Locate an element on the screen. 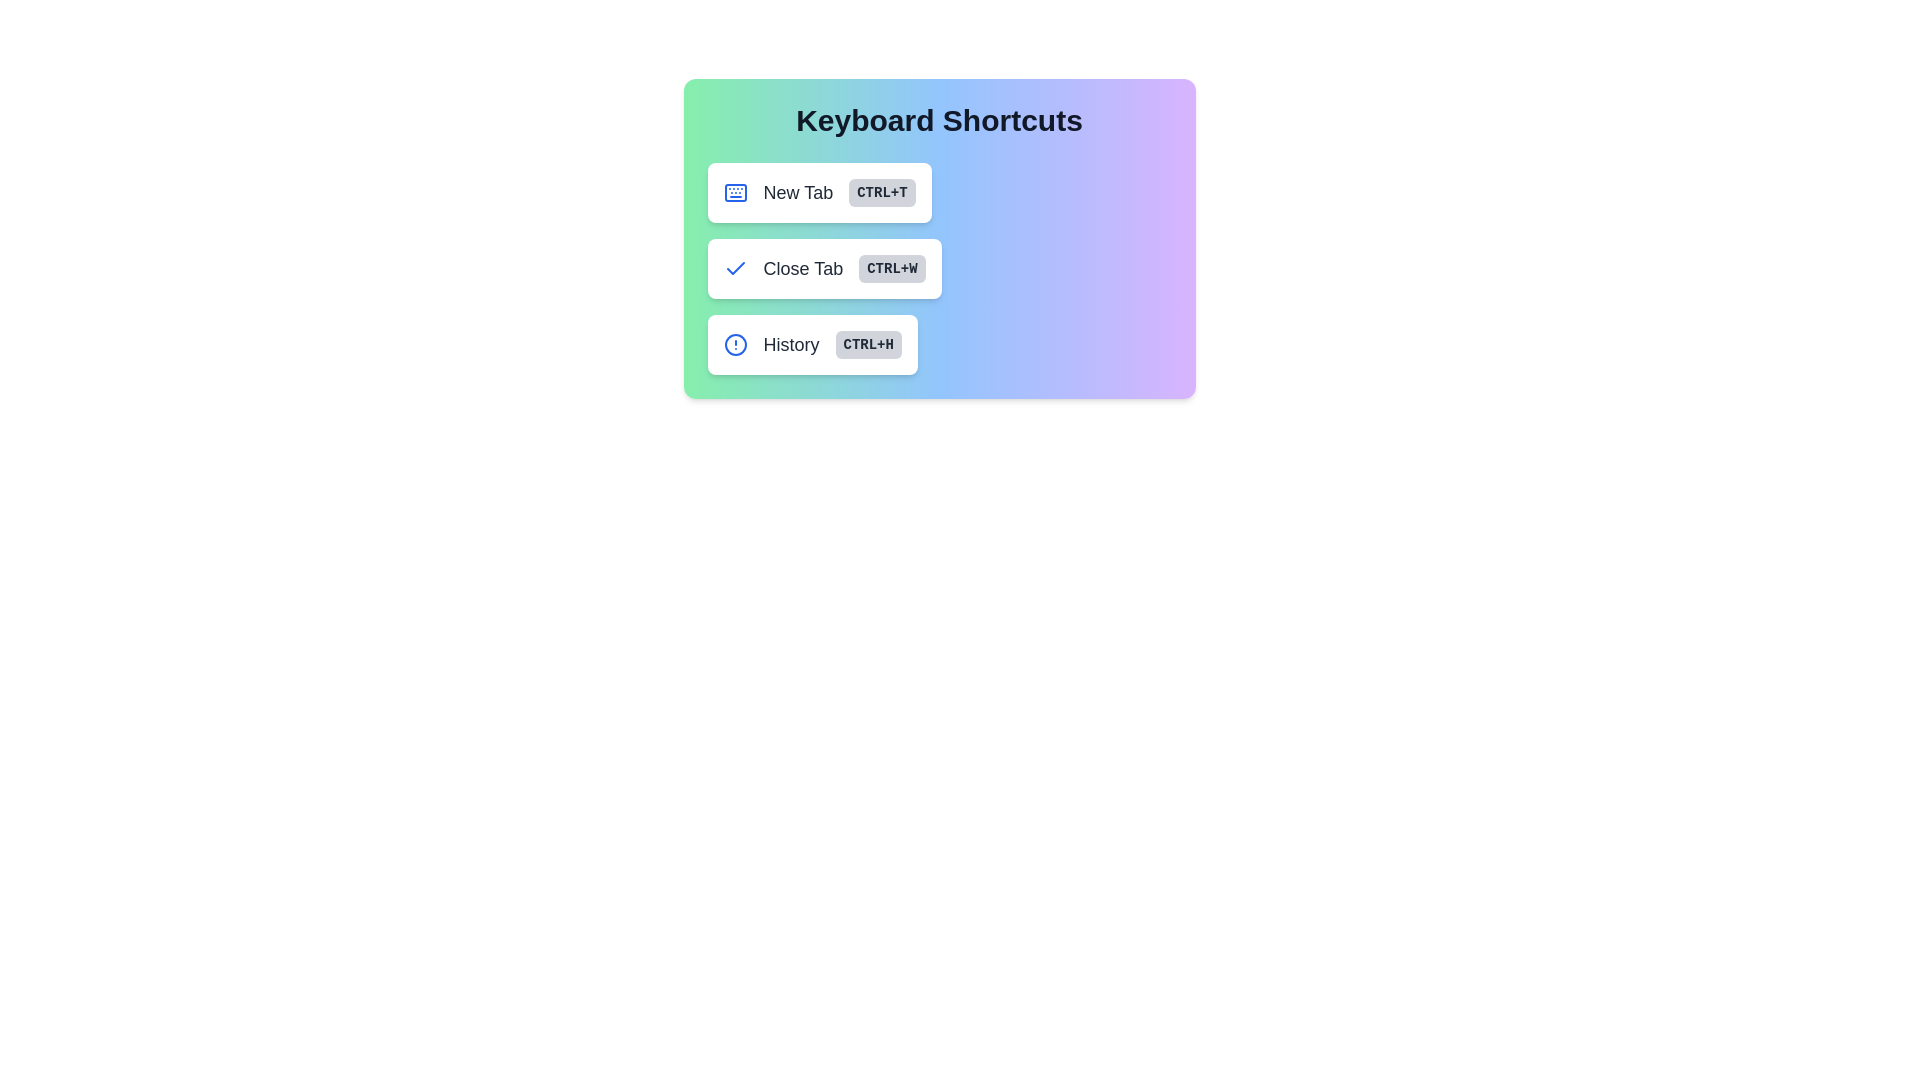 This screenshot has width=1920, height=1080. the icon that visually represents the action is located at coordinates (734, 192).